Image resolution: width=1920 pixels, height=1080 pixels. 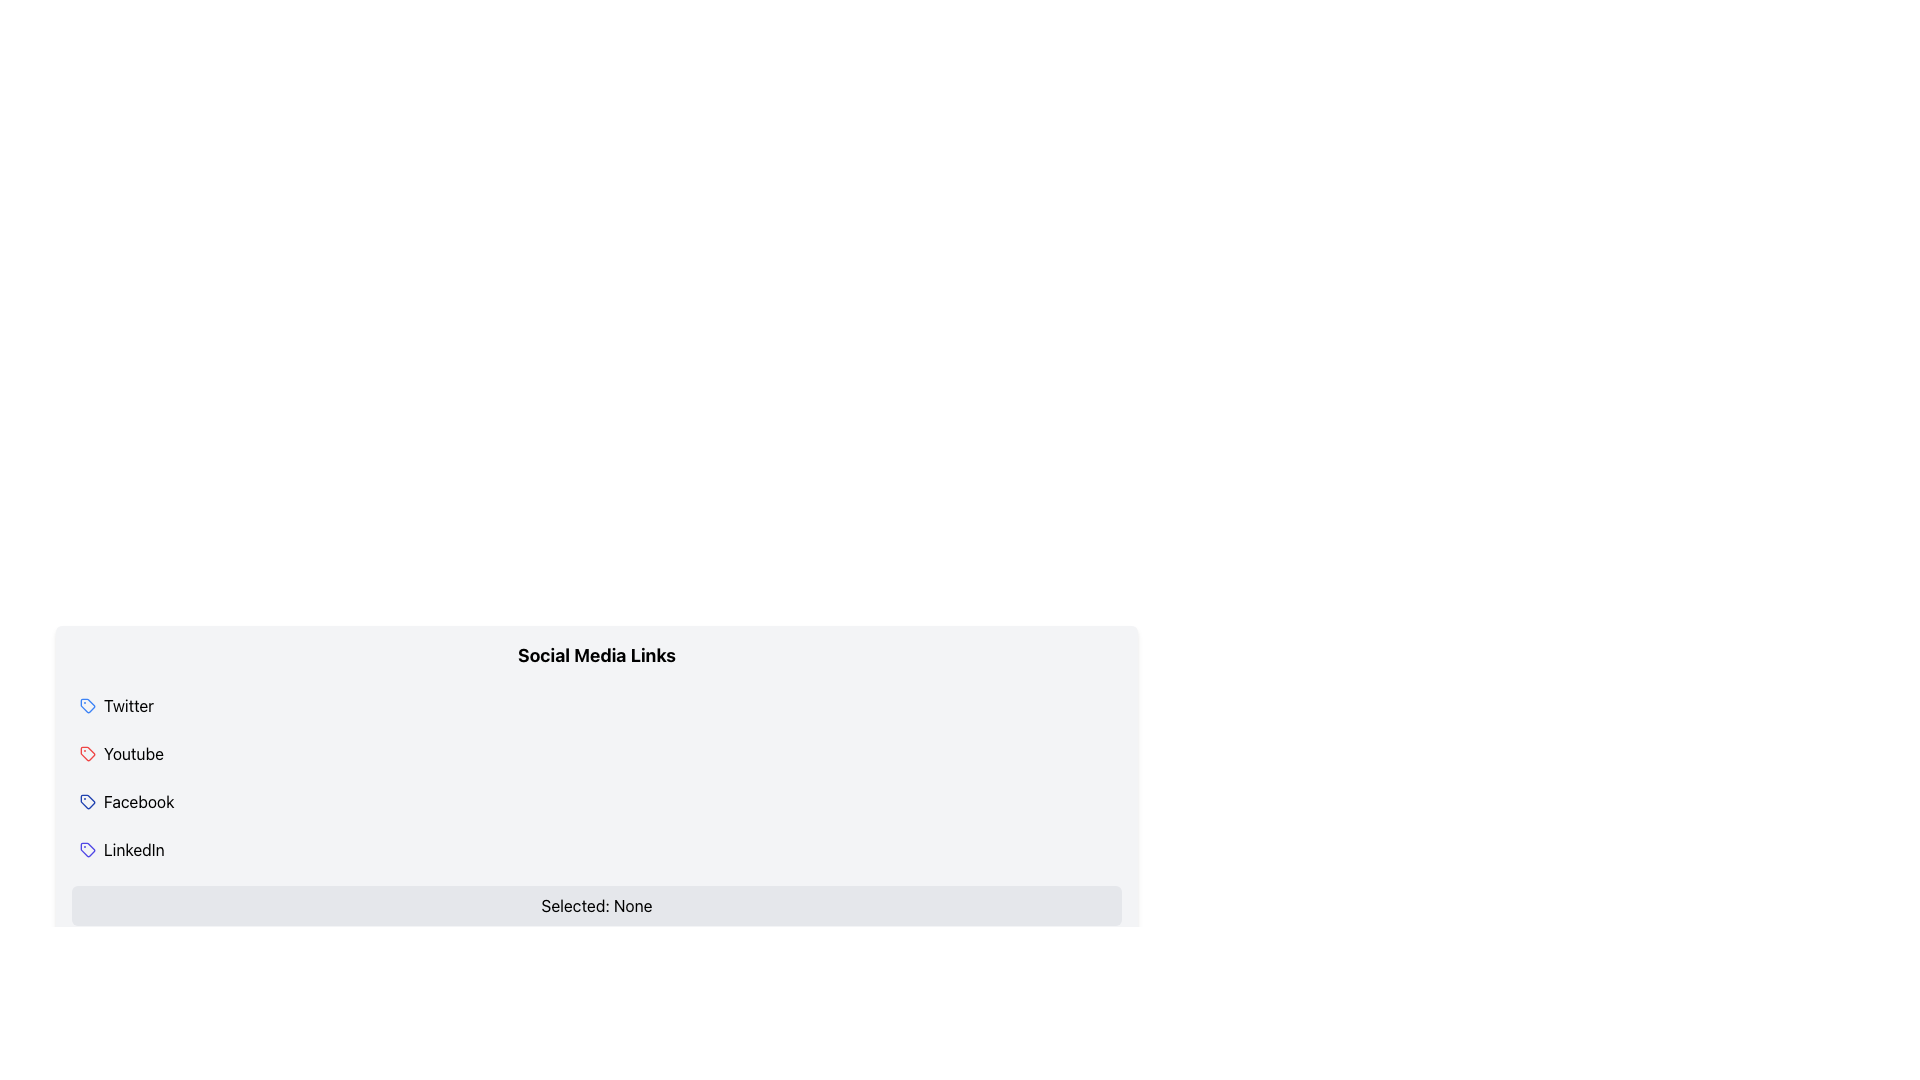 I want to click on the Youtube icon, which is located to the immediate left of the text 'Youtube' in the list of social media links, positioned second from the top, so click(x=86, y=753).